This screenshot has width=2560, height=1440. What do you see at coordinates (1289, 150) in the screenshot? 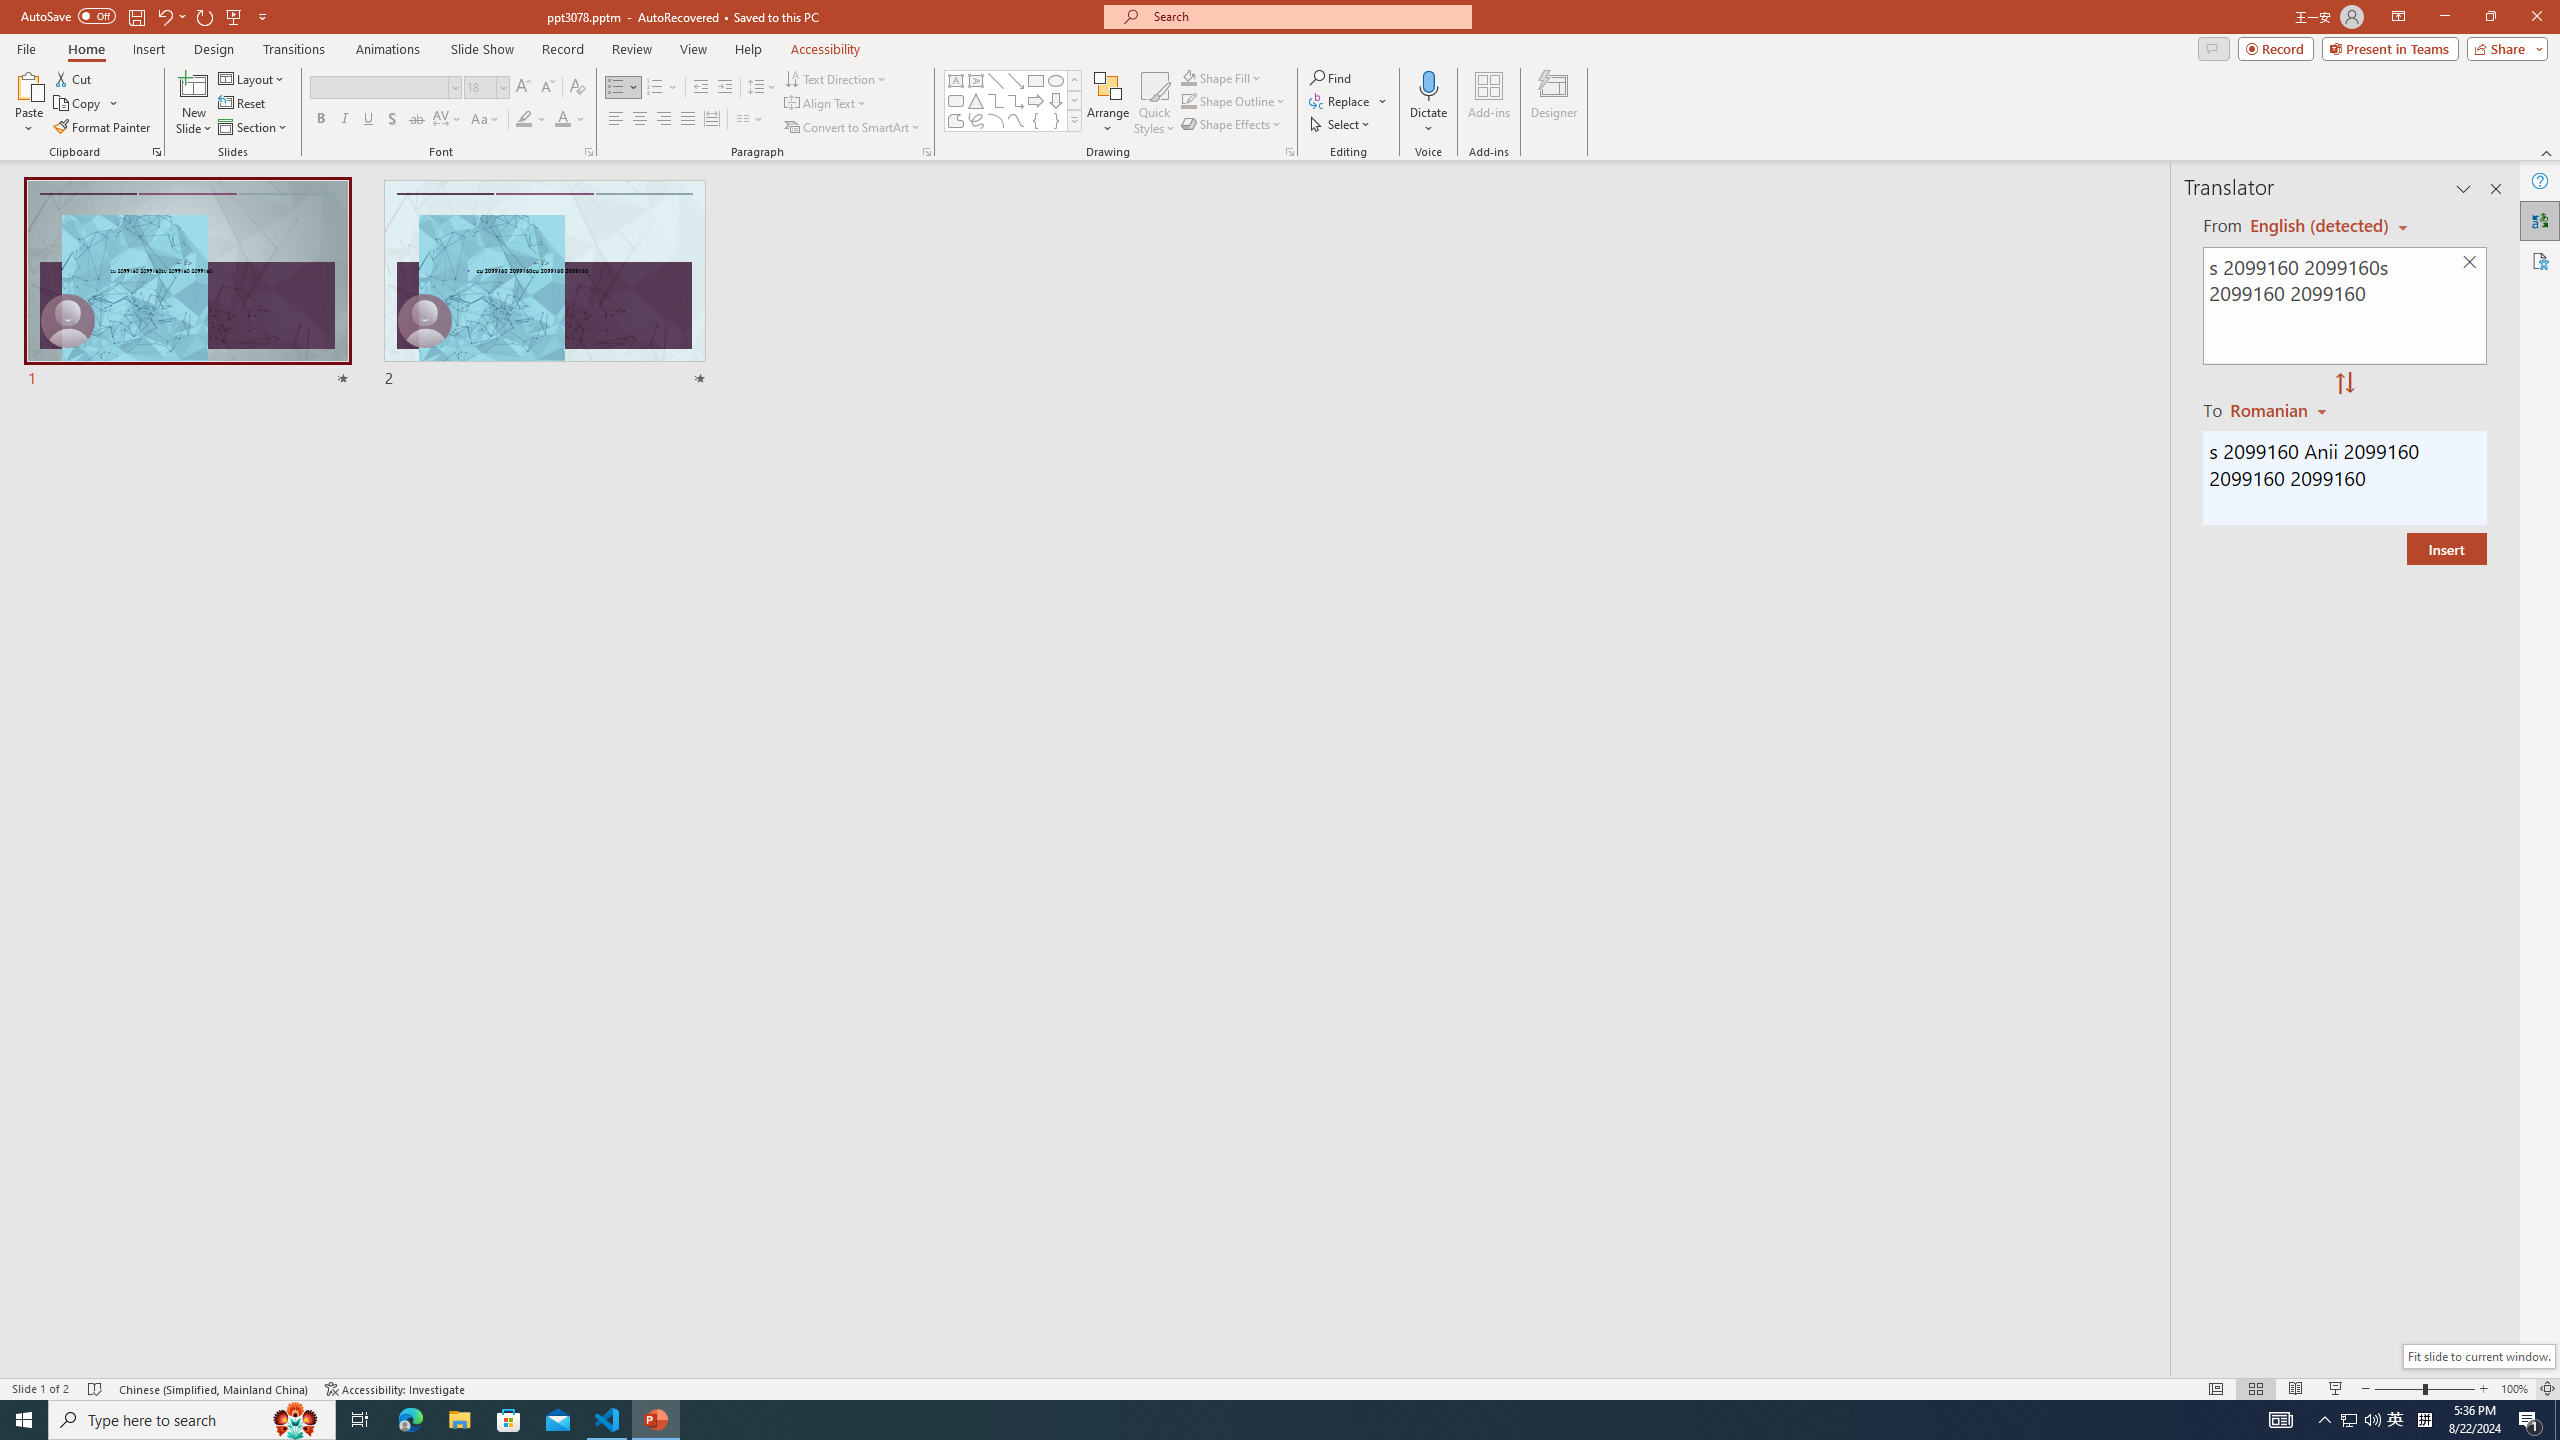
I see `'Format Object...'` at bounding box center [1289, 150].